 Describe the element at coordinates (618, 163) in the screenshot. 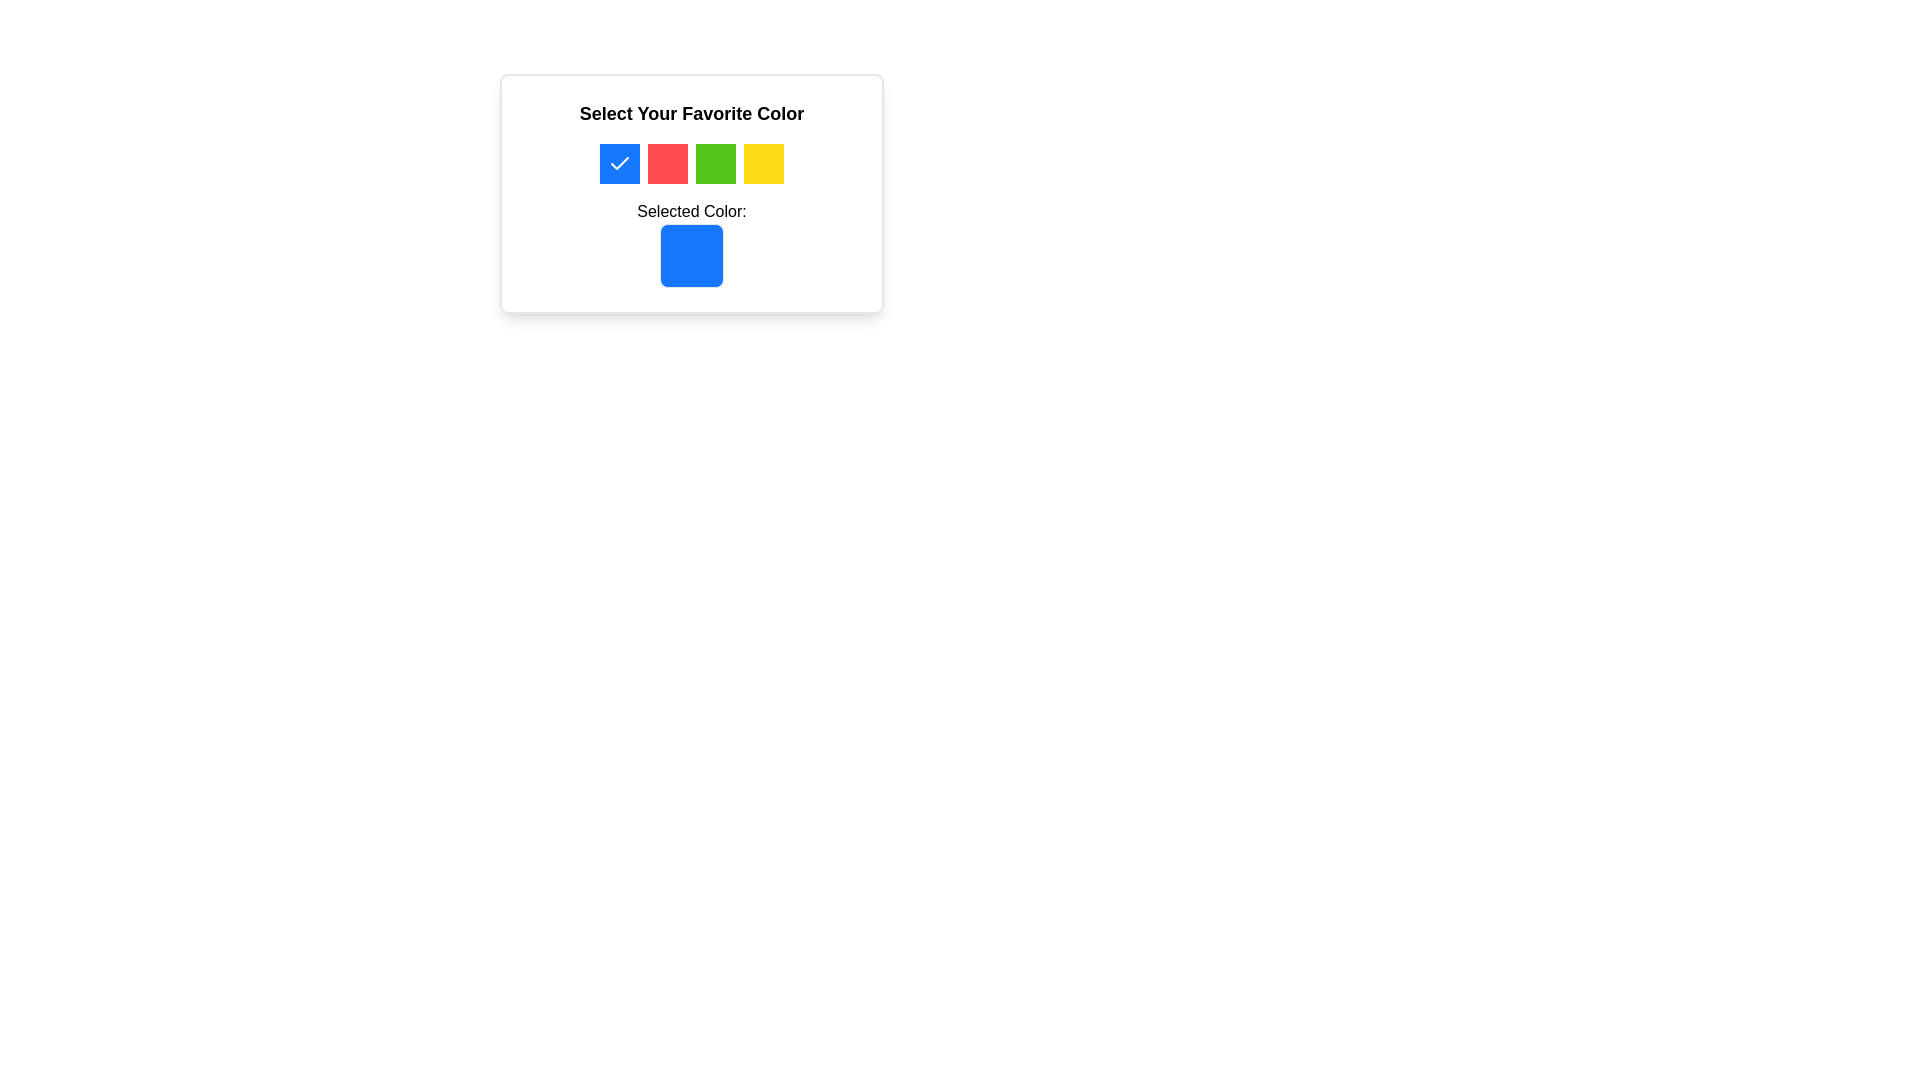

I see `the checkmark icon within the first blue tile in the color selection area` at that location.